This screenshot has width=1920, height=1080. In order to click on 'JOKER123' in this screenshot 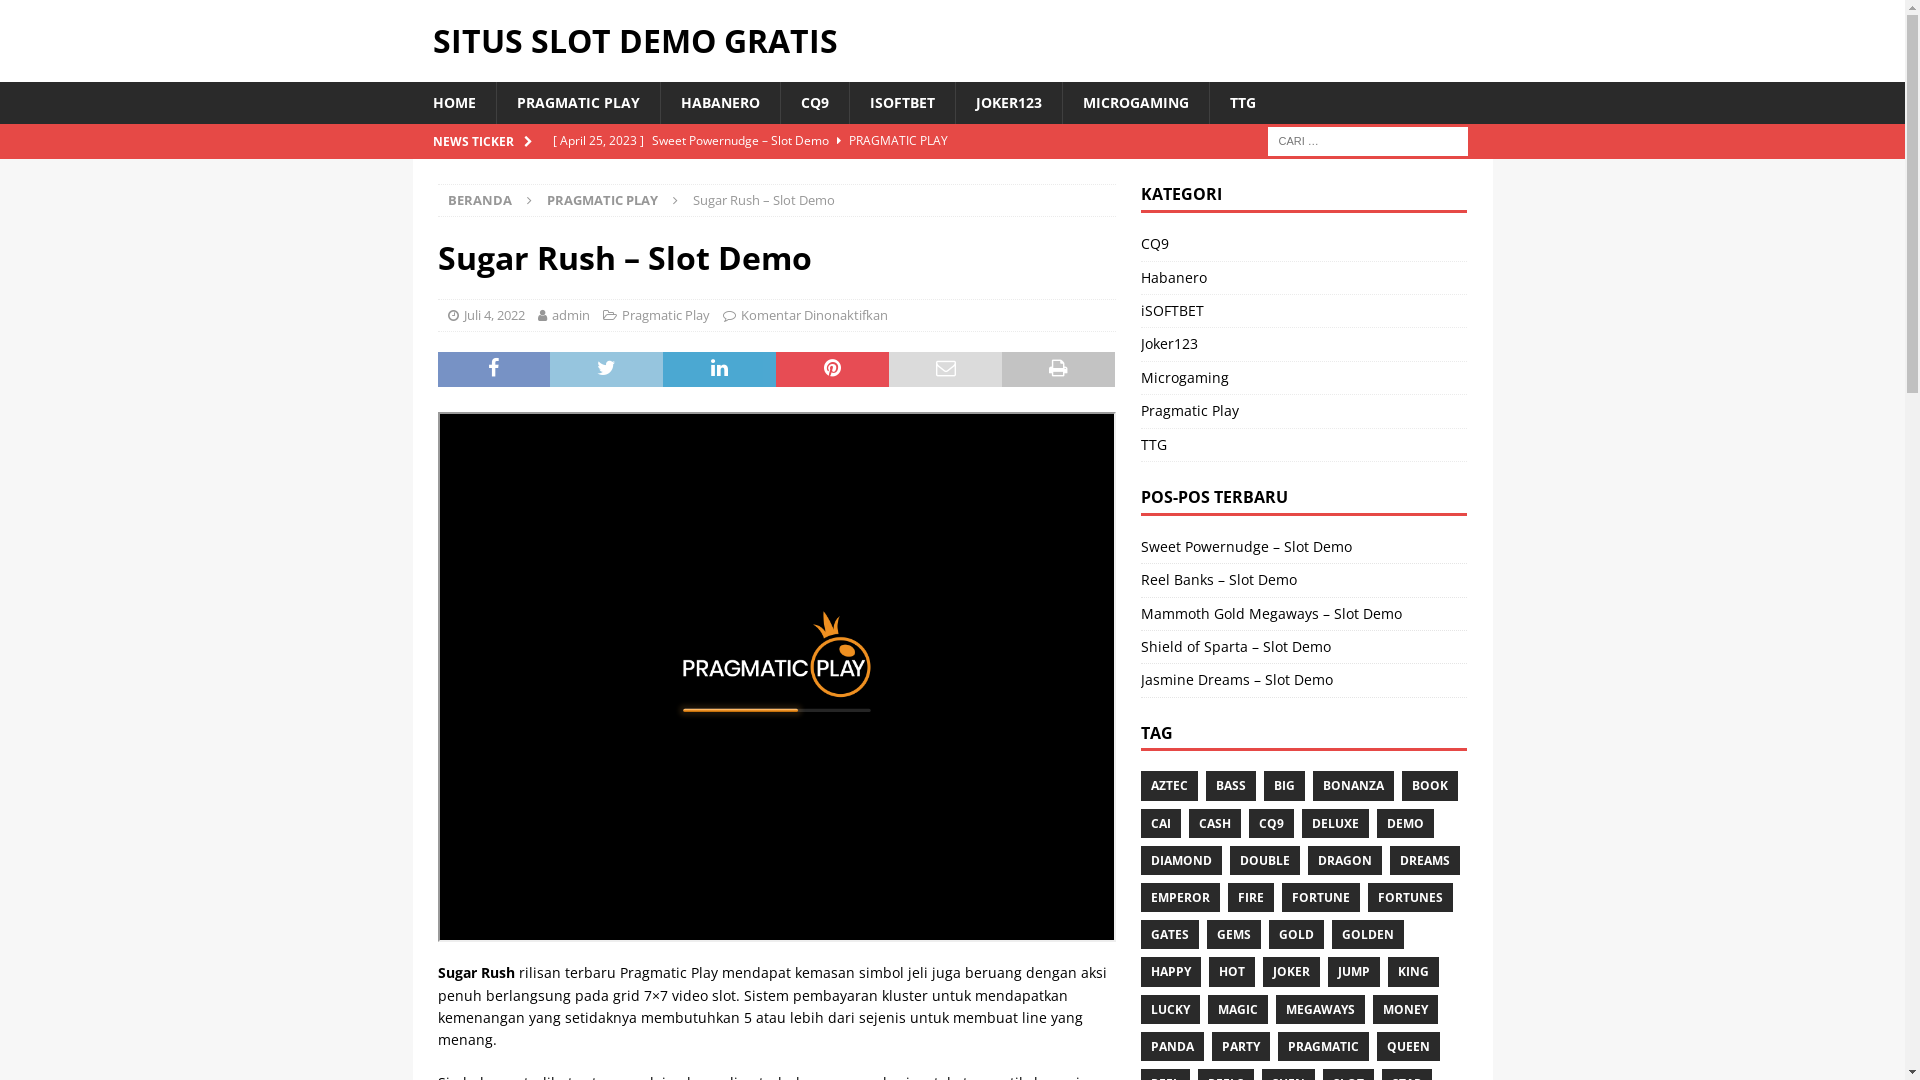, I will do `click(1007, 103)`.